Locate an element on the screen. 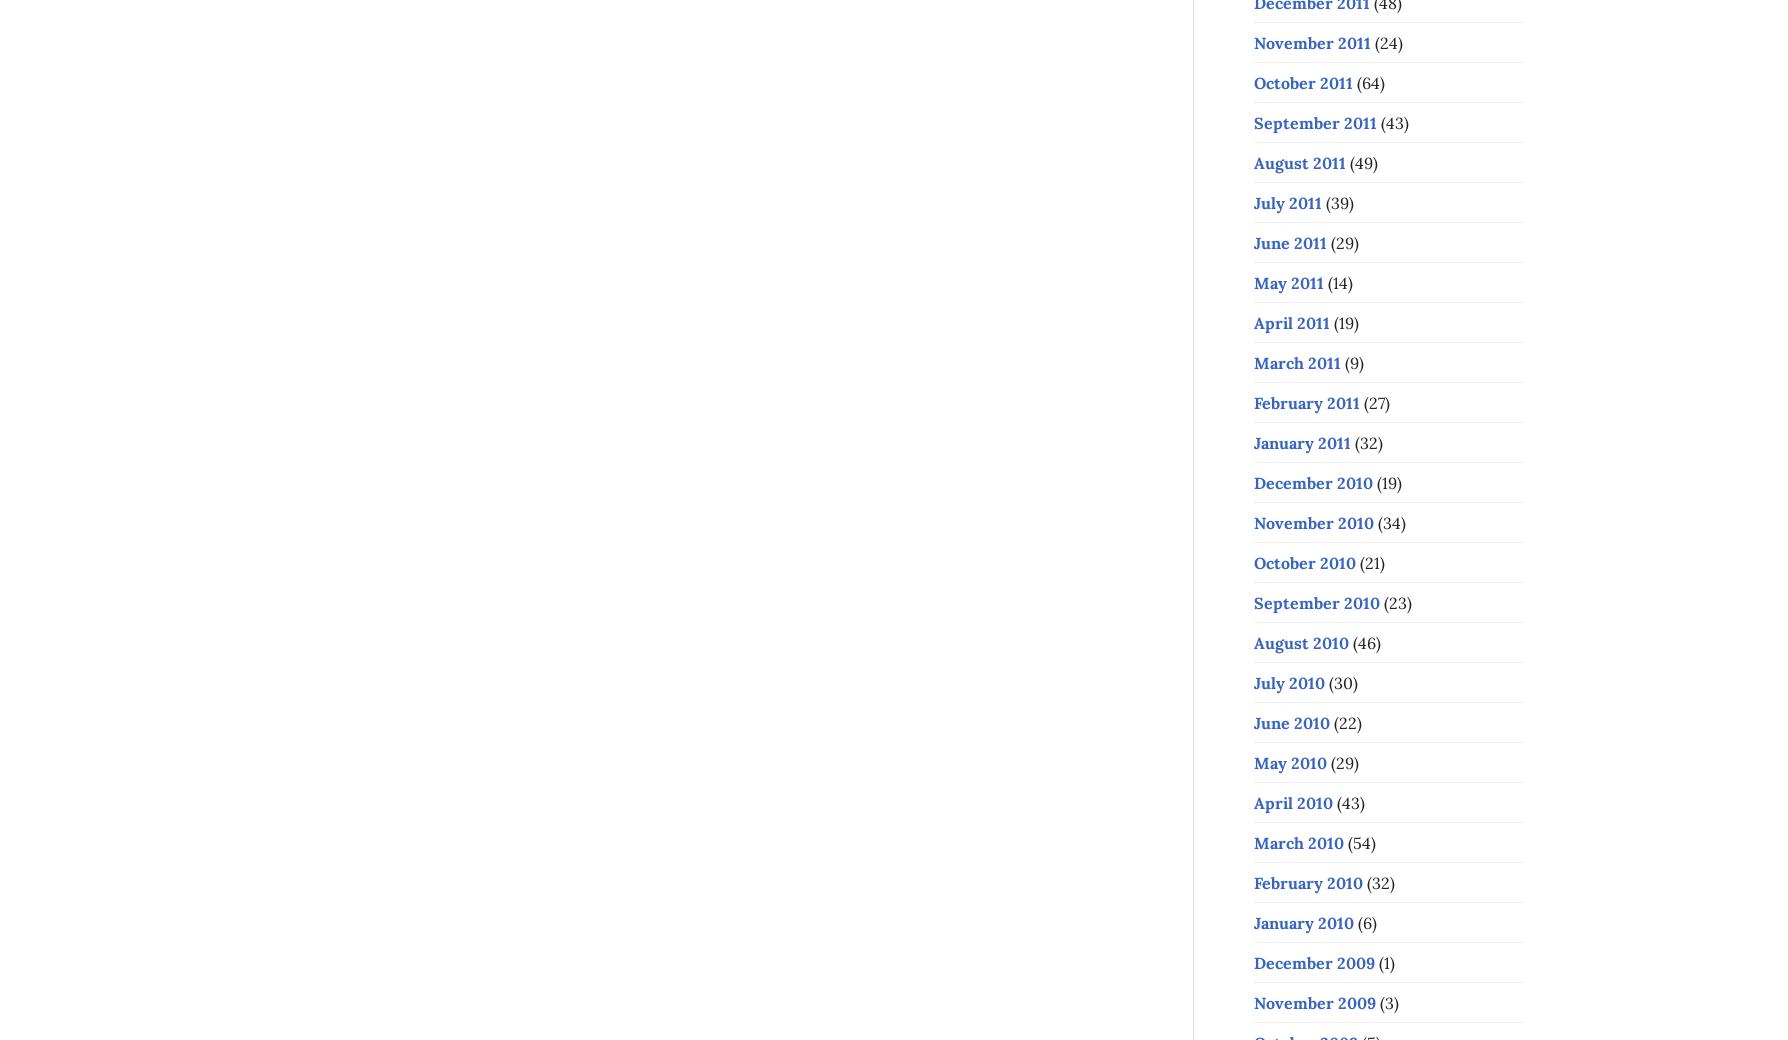  '(23)' is located at coordinates (1396, 600).